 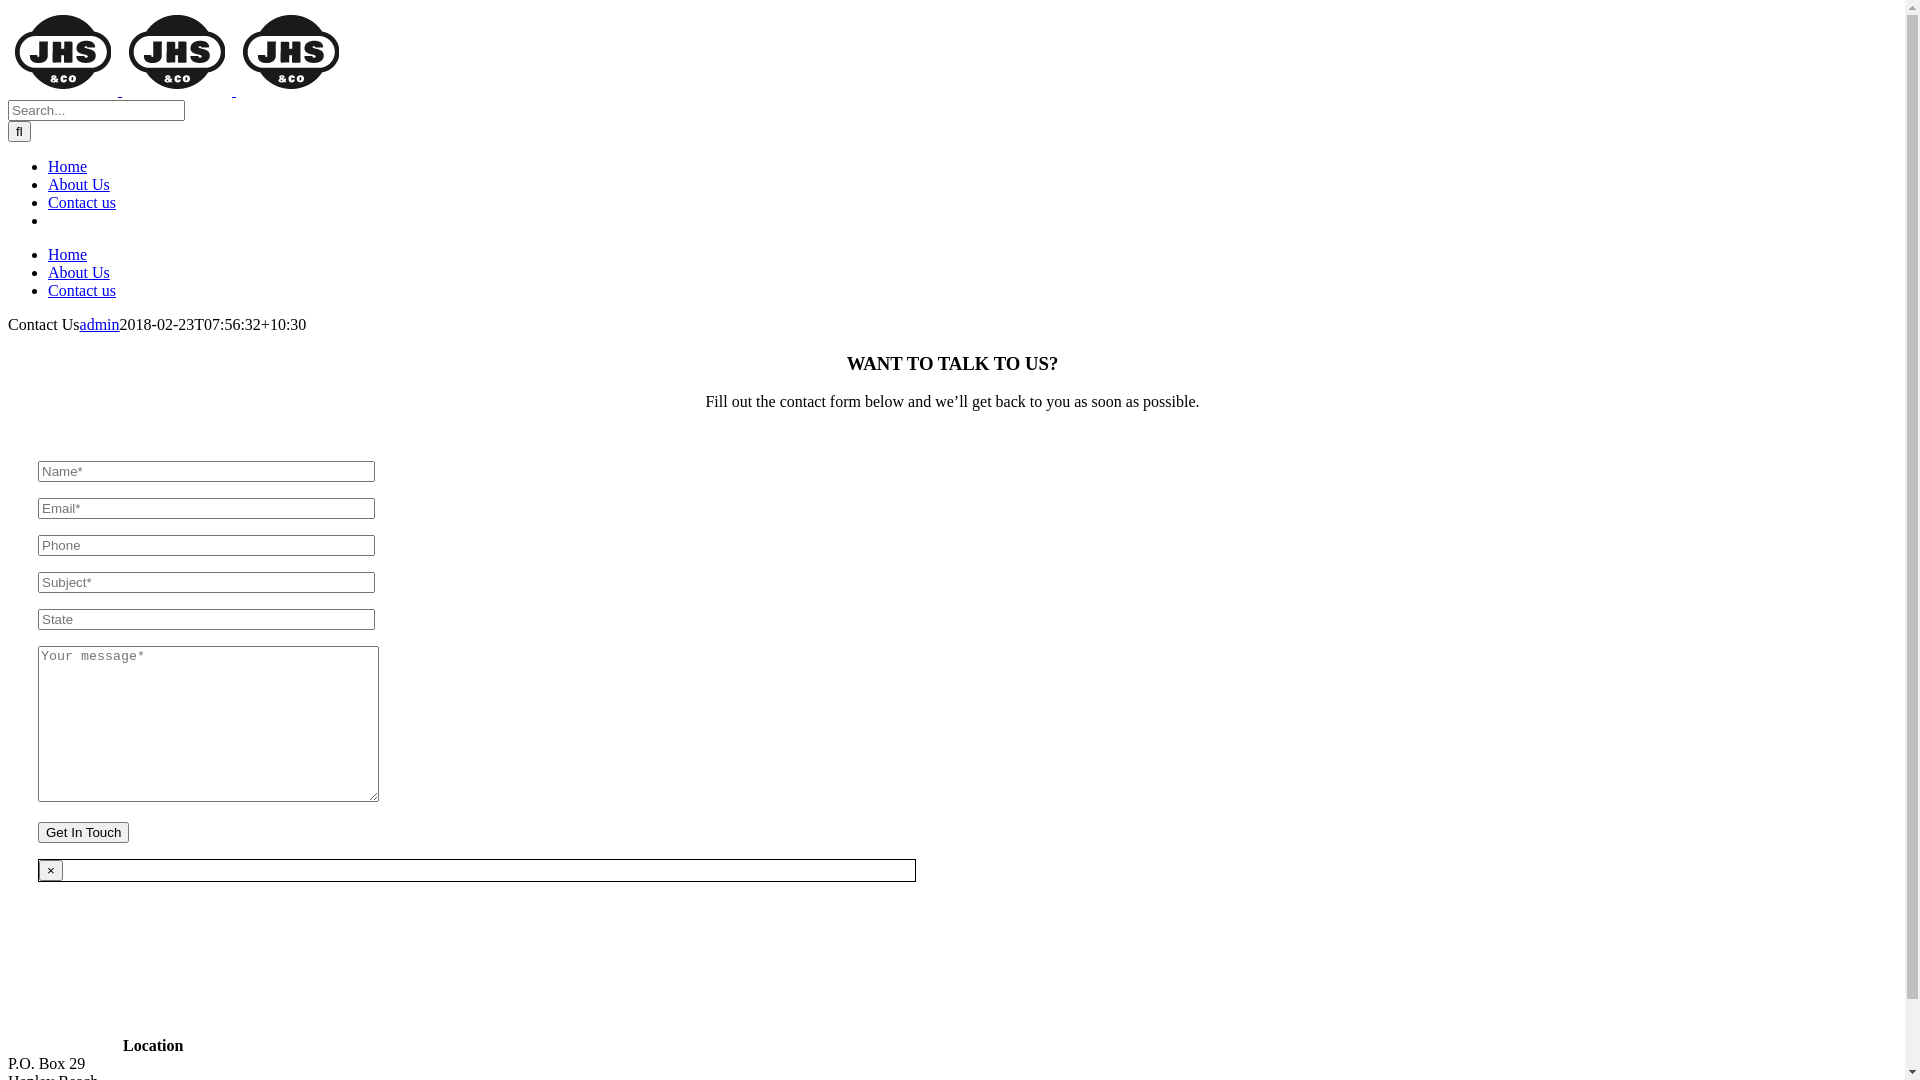 What do you see at coordinates (67, 165) in the screenshot?
I see `'Home'` at bounding box center [67, 165].